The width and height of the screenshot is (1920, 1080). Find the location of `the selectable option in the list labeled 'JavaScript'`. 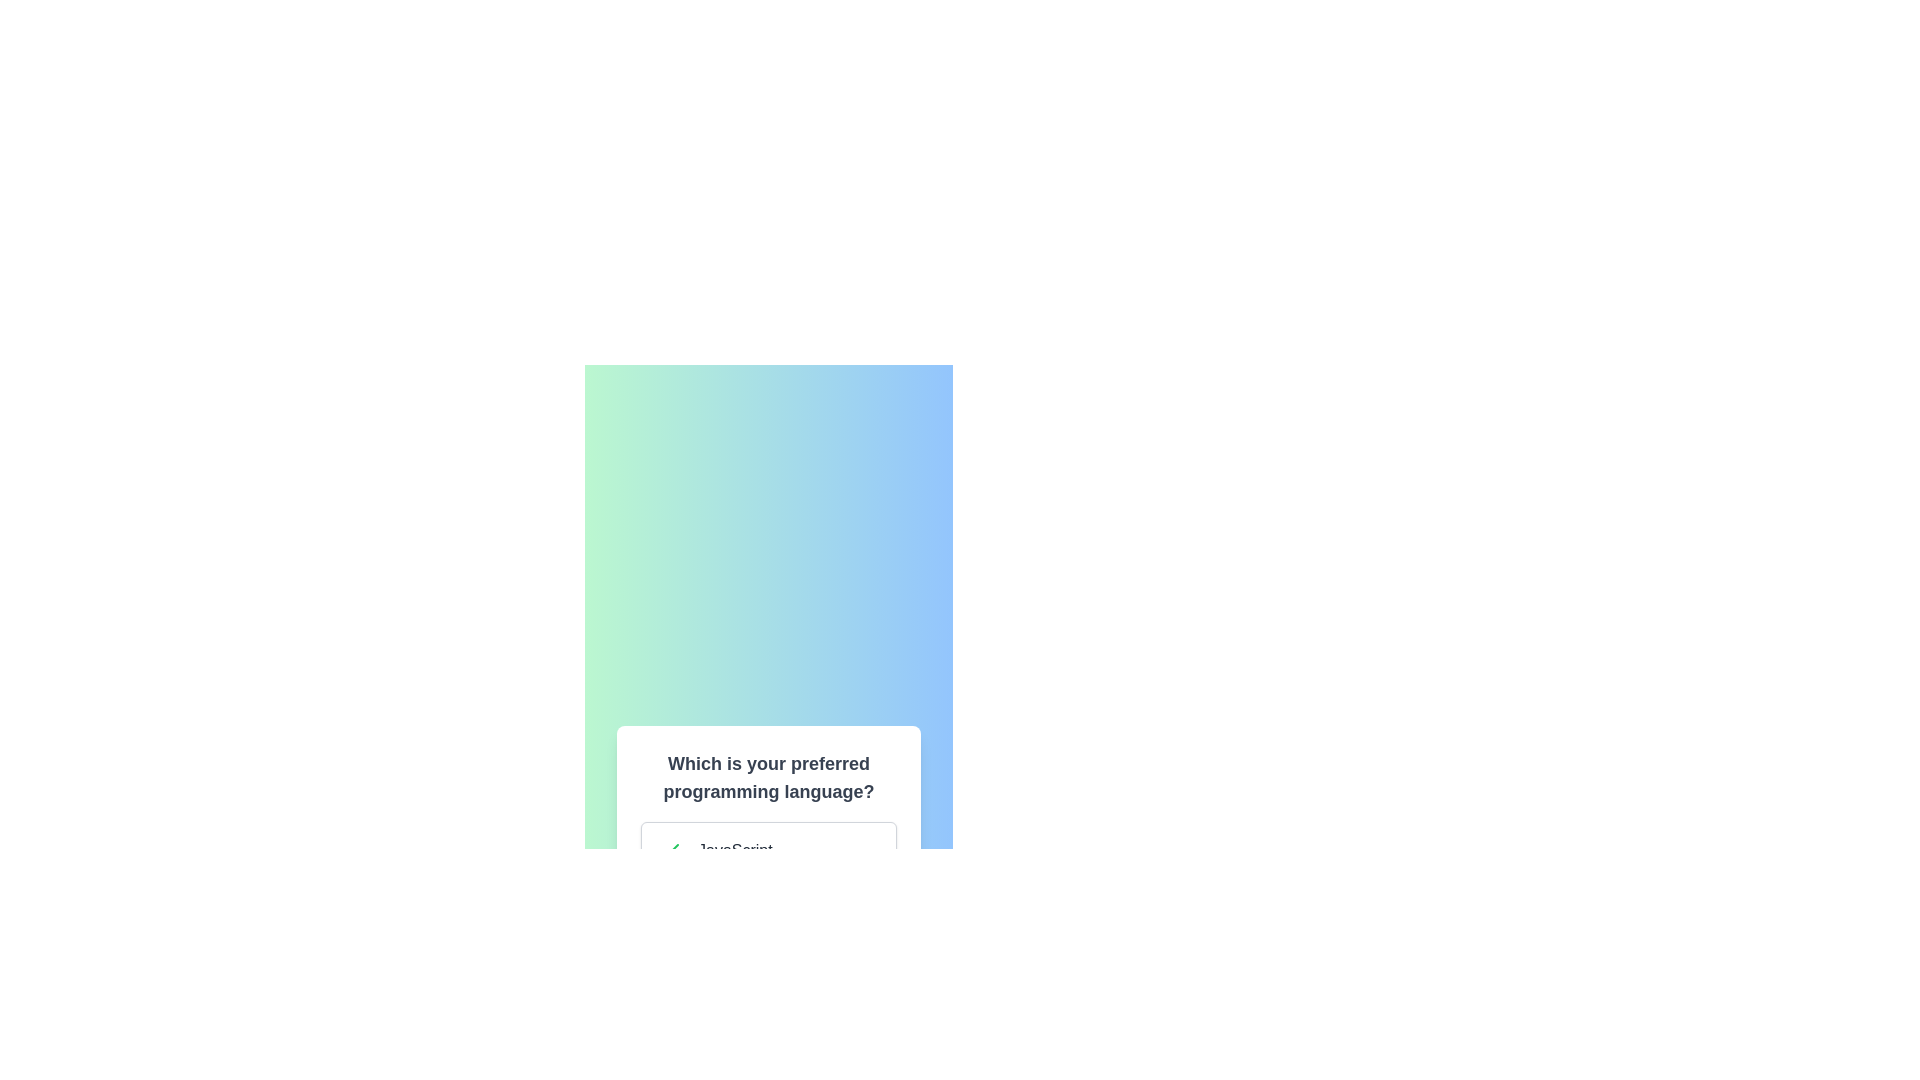

the selectable option in the list labeled 'JavaScript' is located at coordinates (767, 851).